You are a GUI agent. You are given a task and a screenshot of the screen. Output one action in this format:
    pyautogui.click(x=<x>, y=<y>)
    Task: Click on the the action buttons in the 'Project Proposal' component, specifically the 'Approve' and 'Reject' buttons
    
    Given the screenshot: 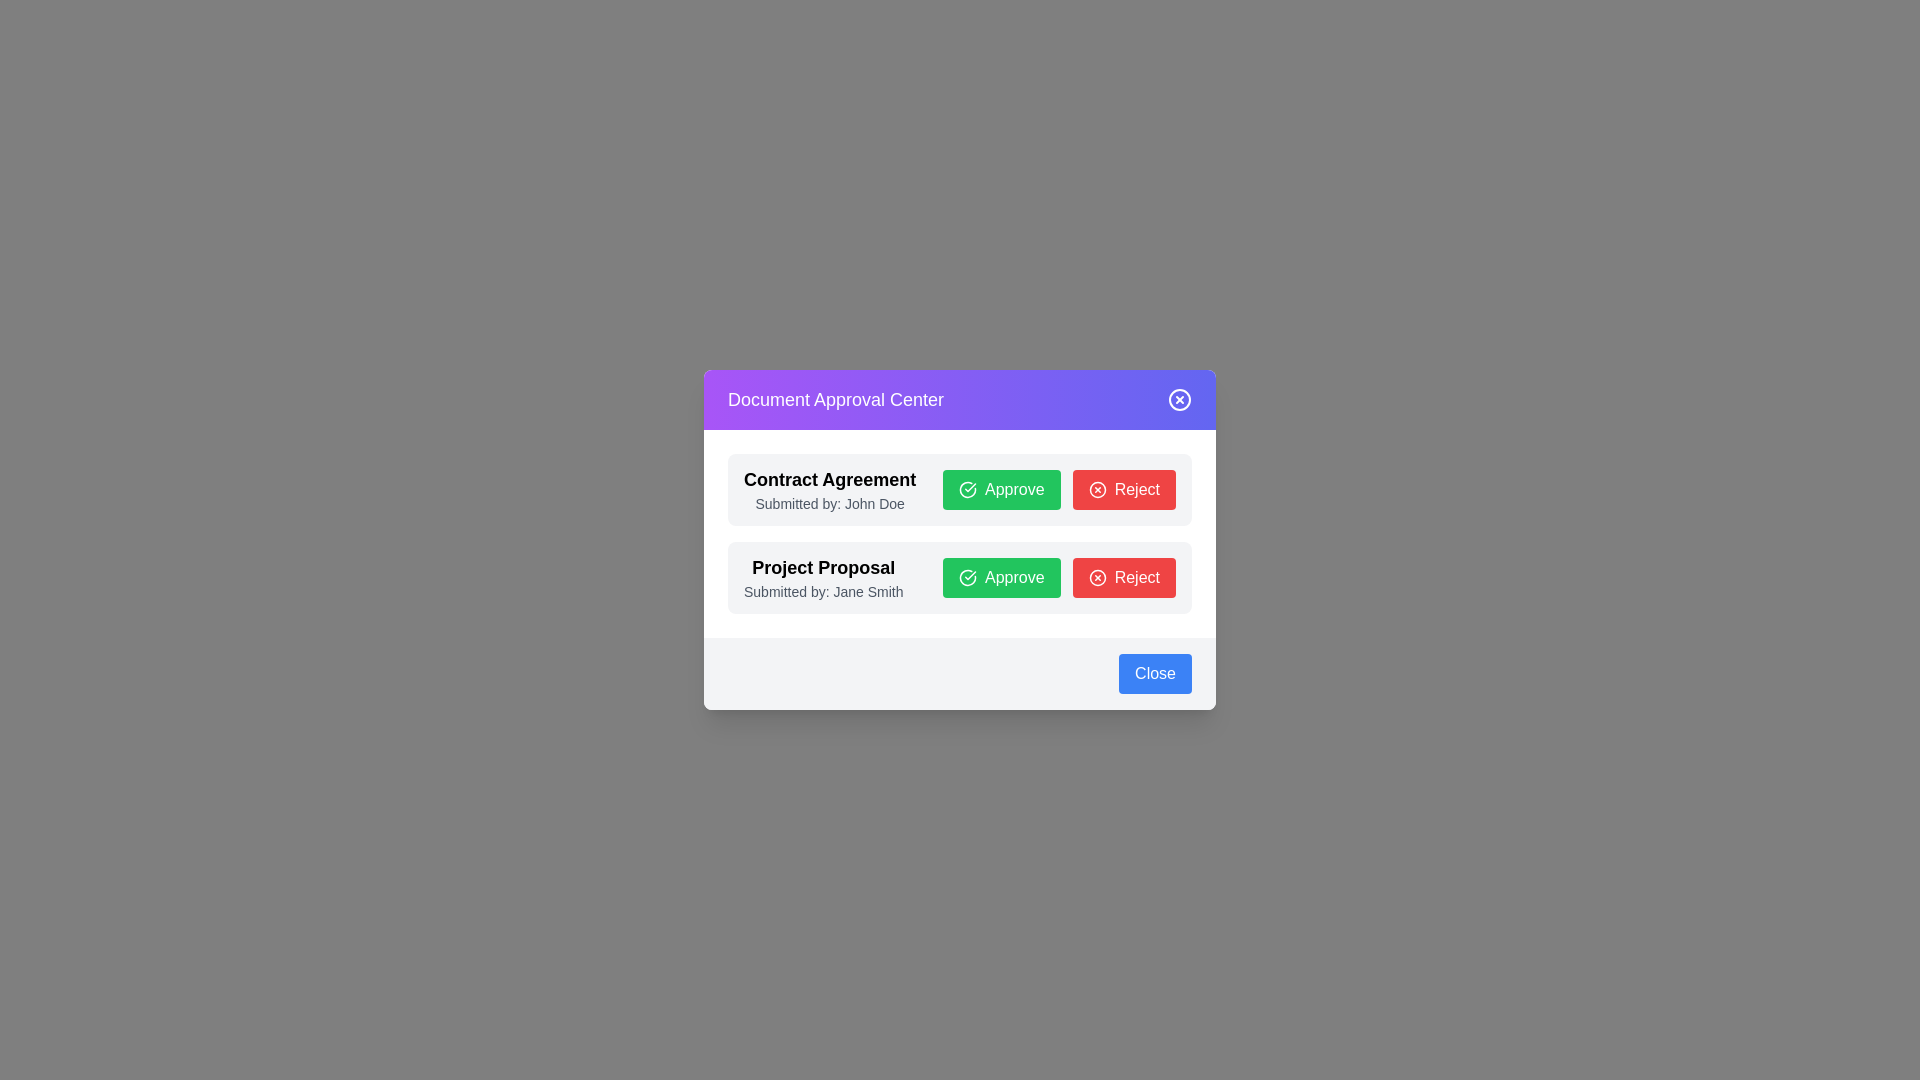 What is the action you would take?
    pyautogui.click(x=960, y=578)
    